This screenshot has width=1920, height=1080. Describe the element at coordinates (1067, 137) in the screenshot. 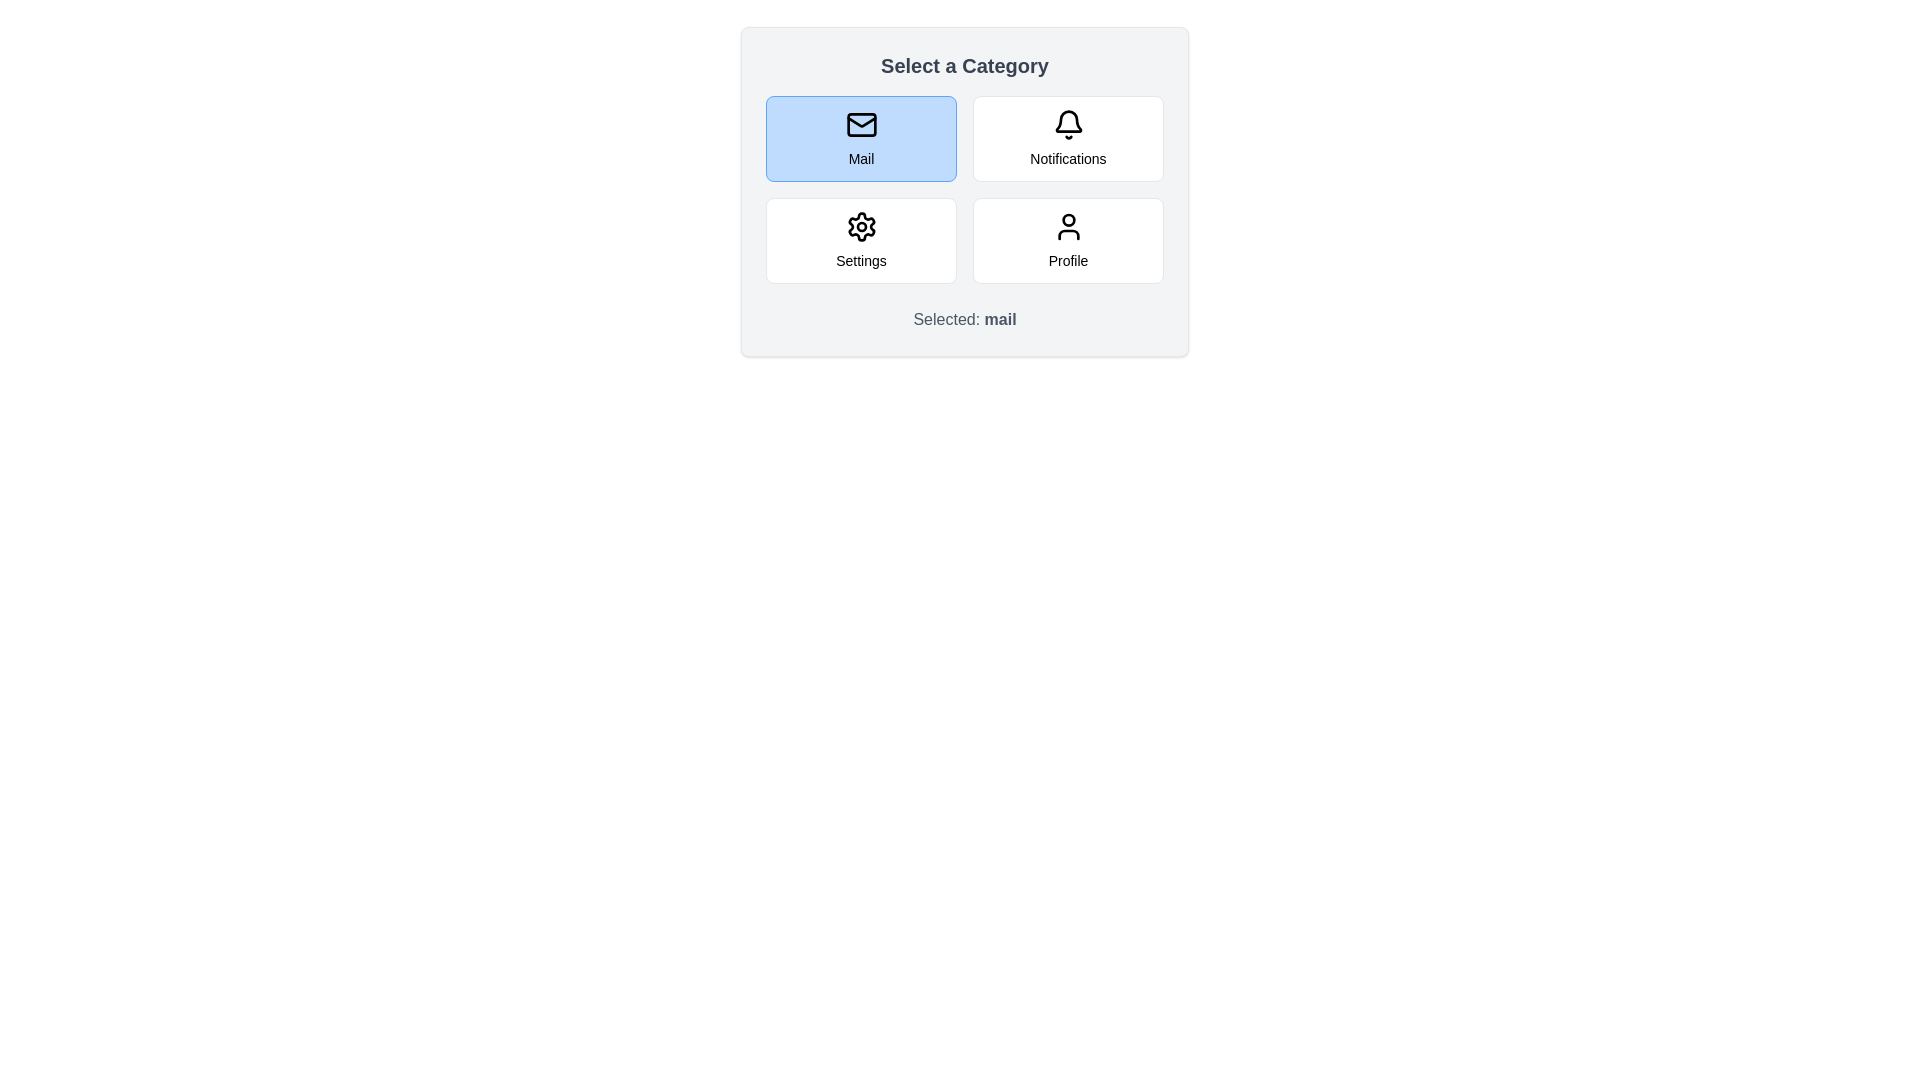

I see `the Notifications button to select it` at that location.